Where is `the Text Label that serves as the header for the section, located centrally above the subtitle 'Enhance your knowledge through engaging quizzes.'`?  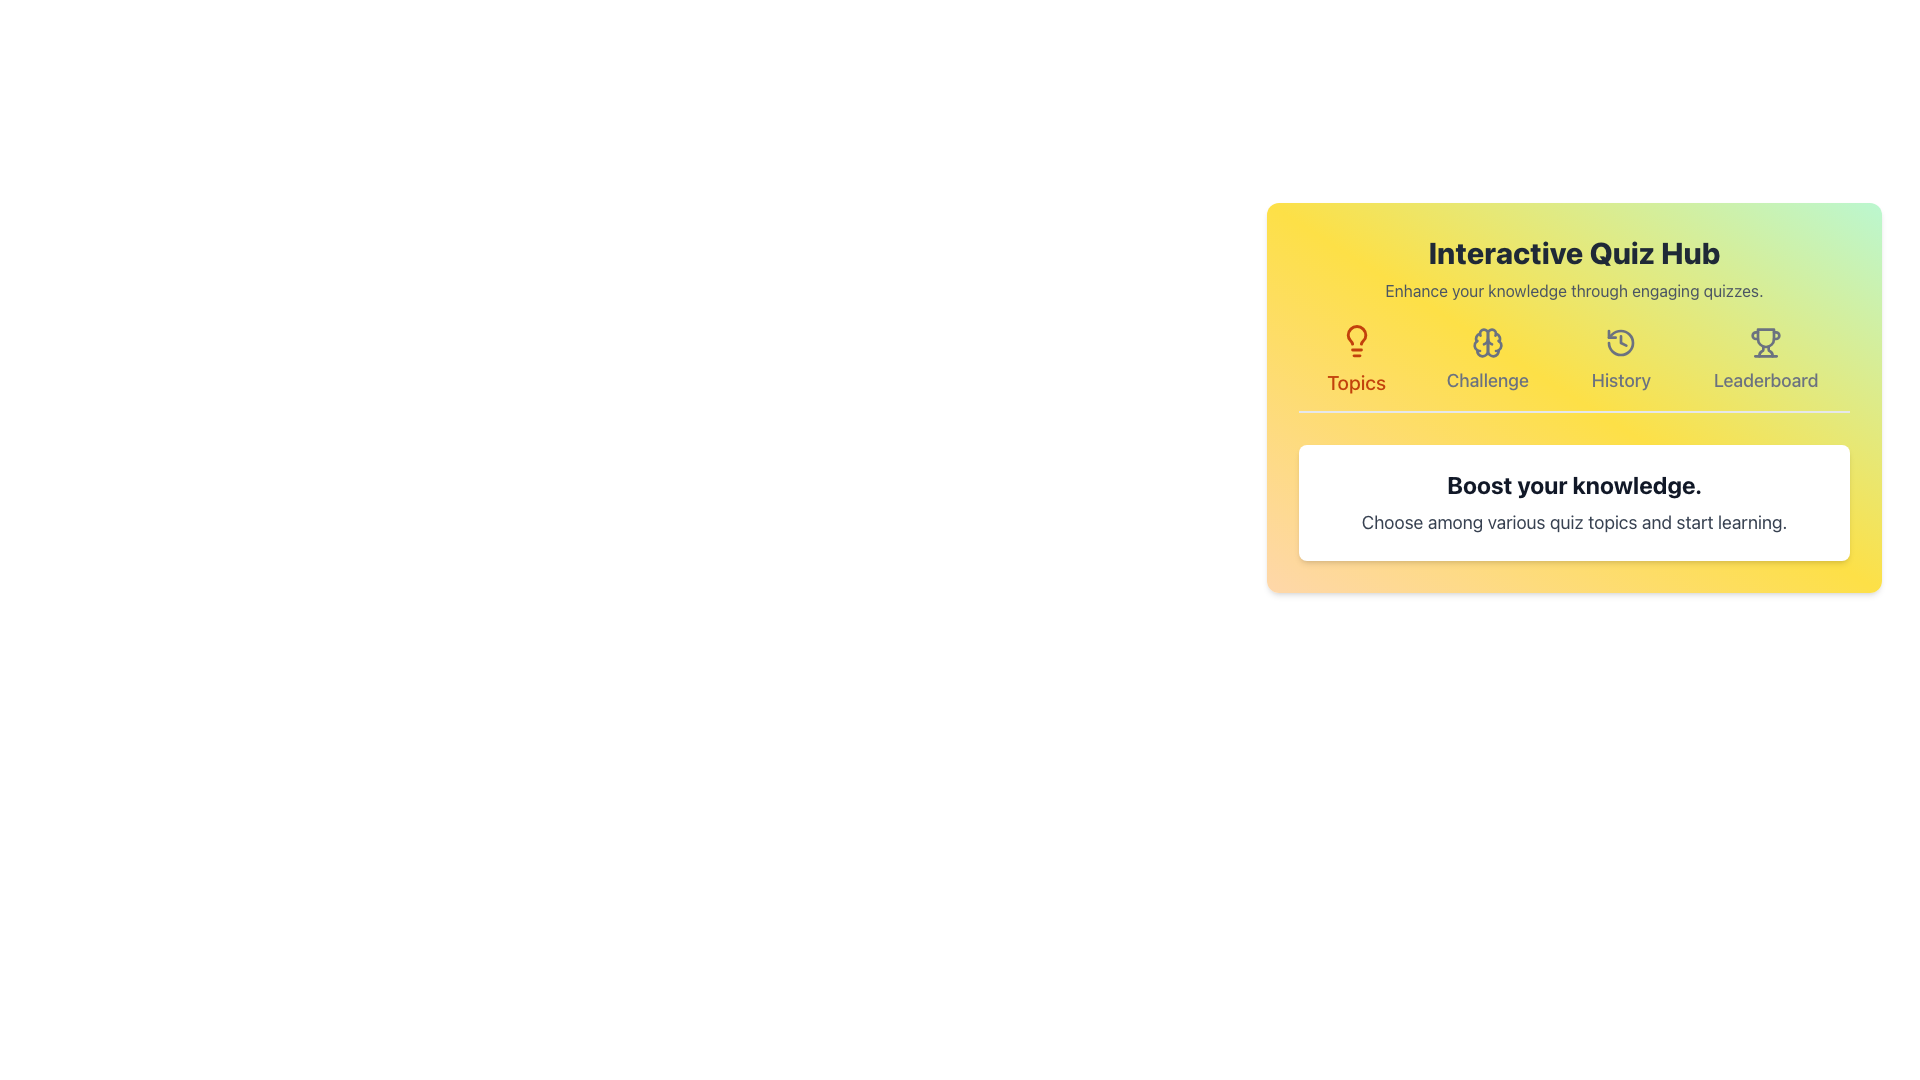 the Text Label that serves as the header for the section, located centrally above the subtitle 'Enhance your knowledge through engaging quizzes.' is located at coordinates (1573, 252).